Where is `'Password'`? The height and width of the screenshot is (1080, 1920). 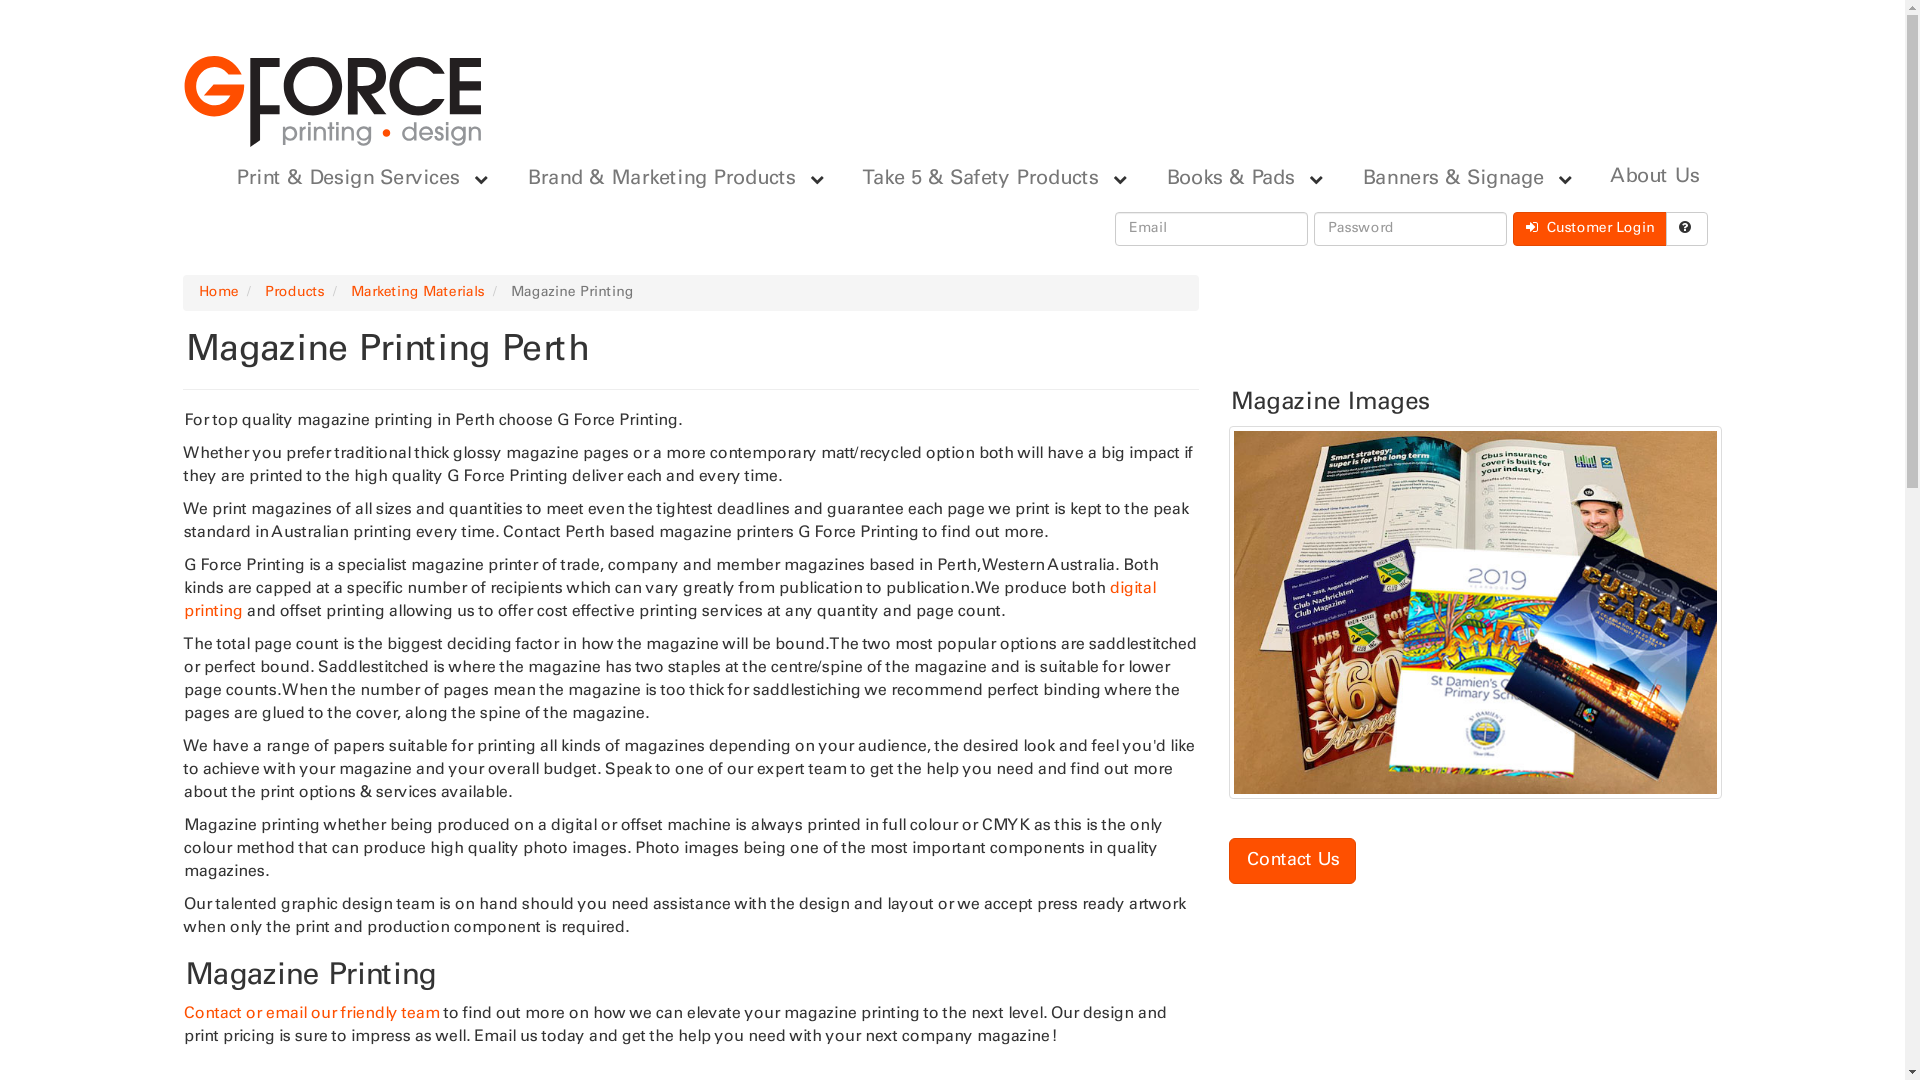
'Password' is located at coordinates (1409, 227).